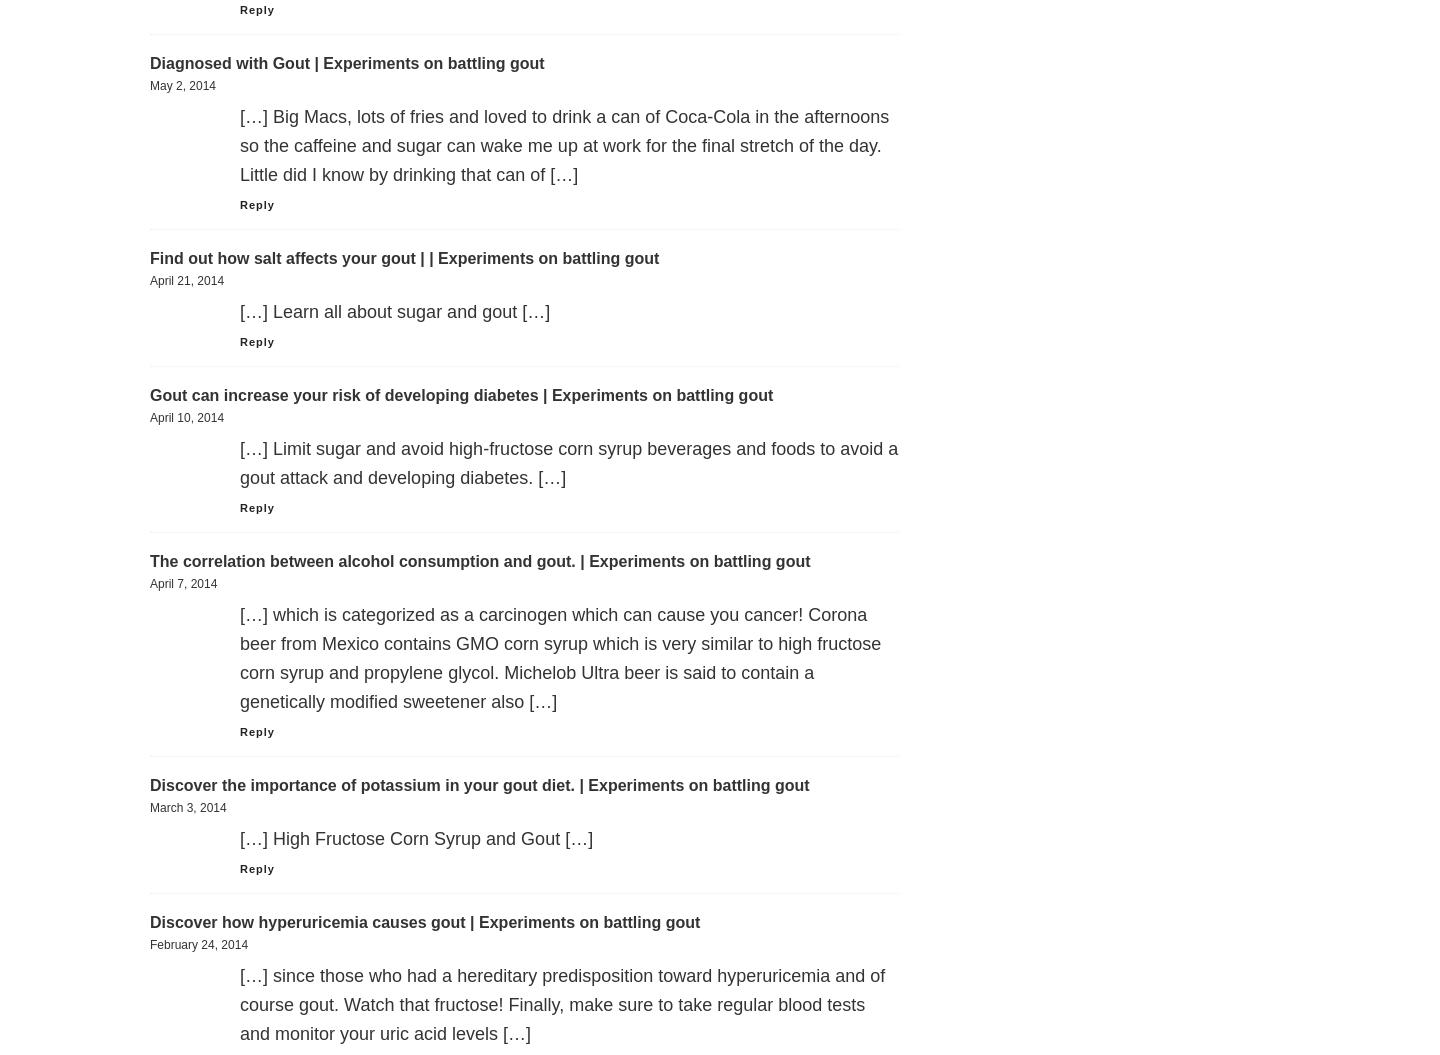  Describe the element at coordinates (562, 1003) in the screenshot. I see `'[…] since those who had a hereditary predisposition toward hyperuricemia and of course gout. Watch that fructose! Finally, make sure to take regular blood tests and monitor your uric acid levels […]'` at that location.